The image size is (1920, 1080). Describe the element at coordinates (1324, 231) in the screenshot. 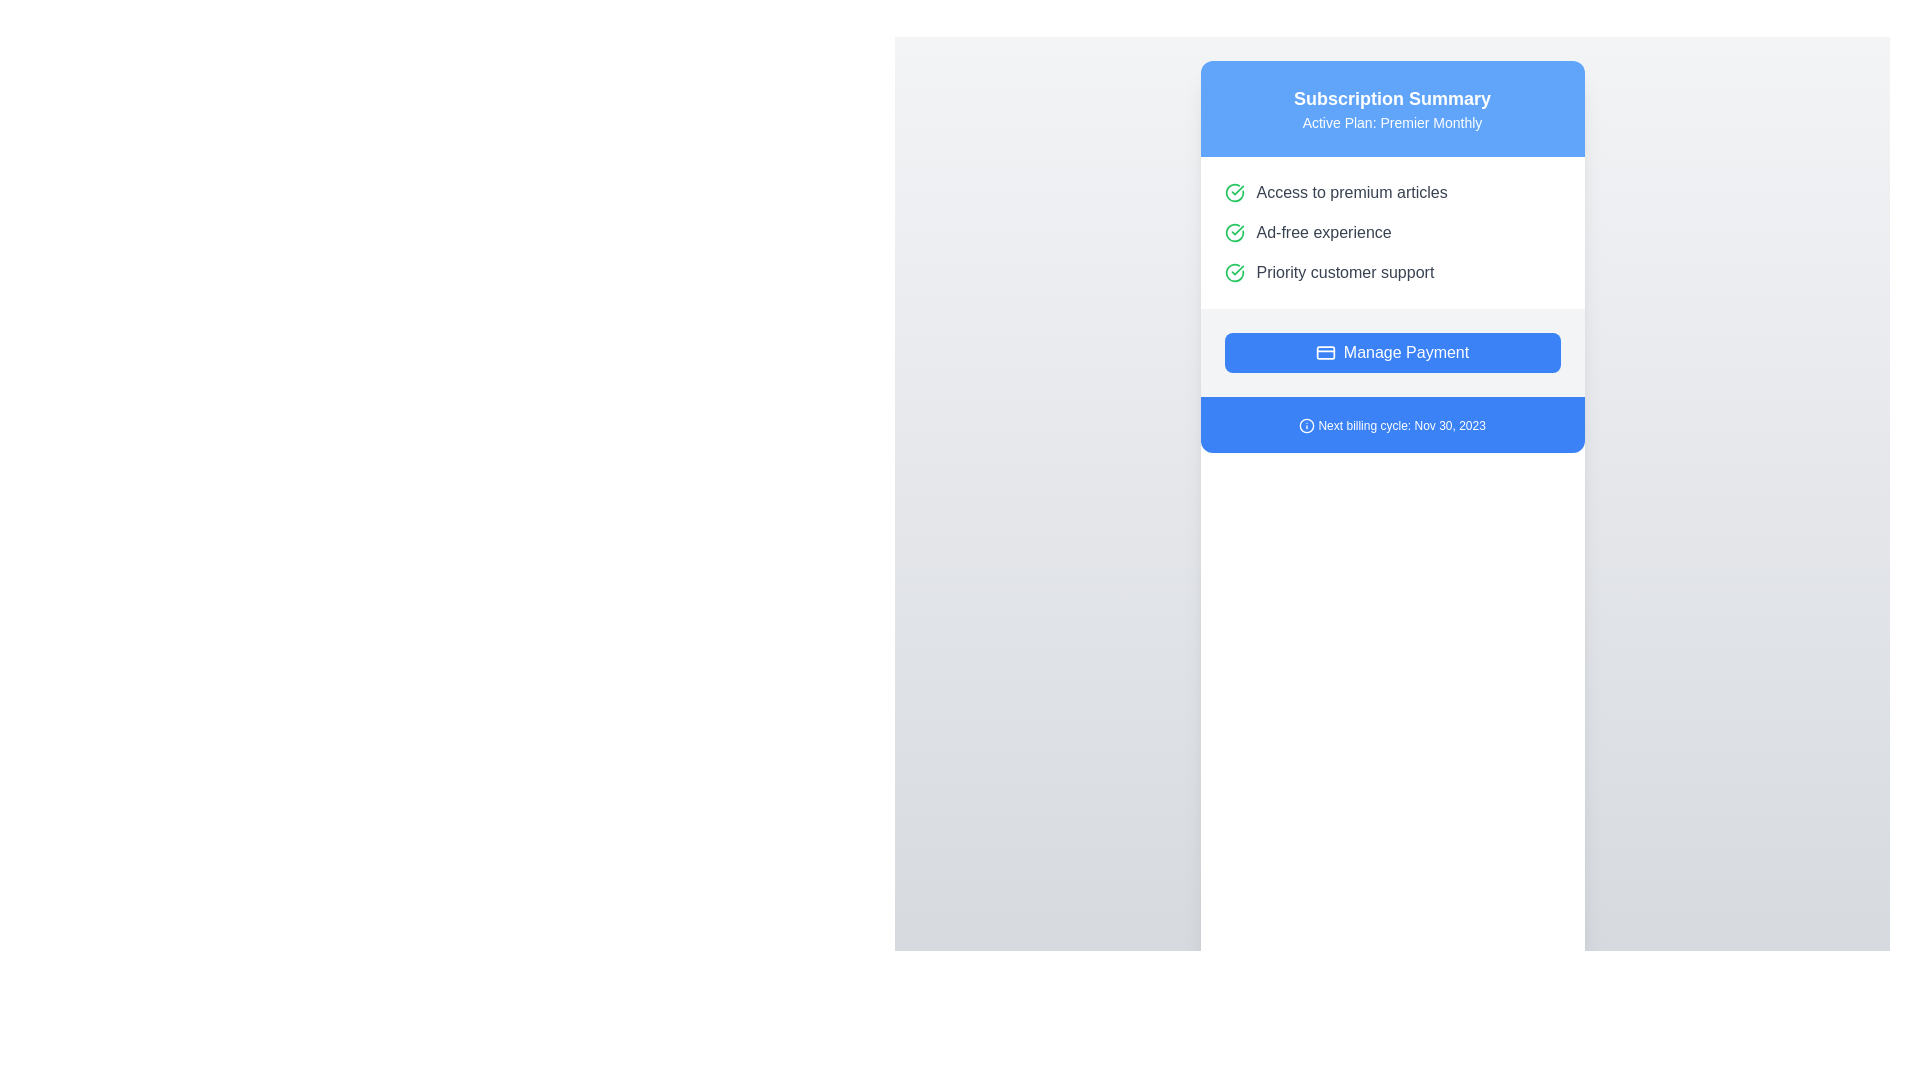

I see `text label that informs the user about the availability of an 'Ad-free experience' in the subscription plan, which is the second item in a vertical list of features` at that location.